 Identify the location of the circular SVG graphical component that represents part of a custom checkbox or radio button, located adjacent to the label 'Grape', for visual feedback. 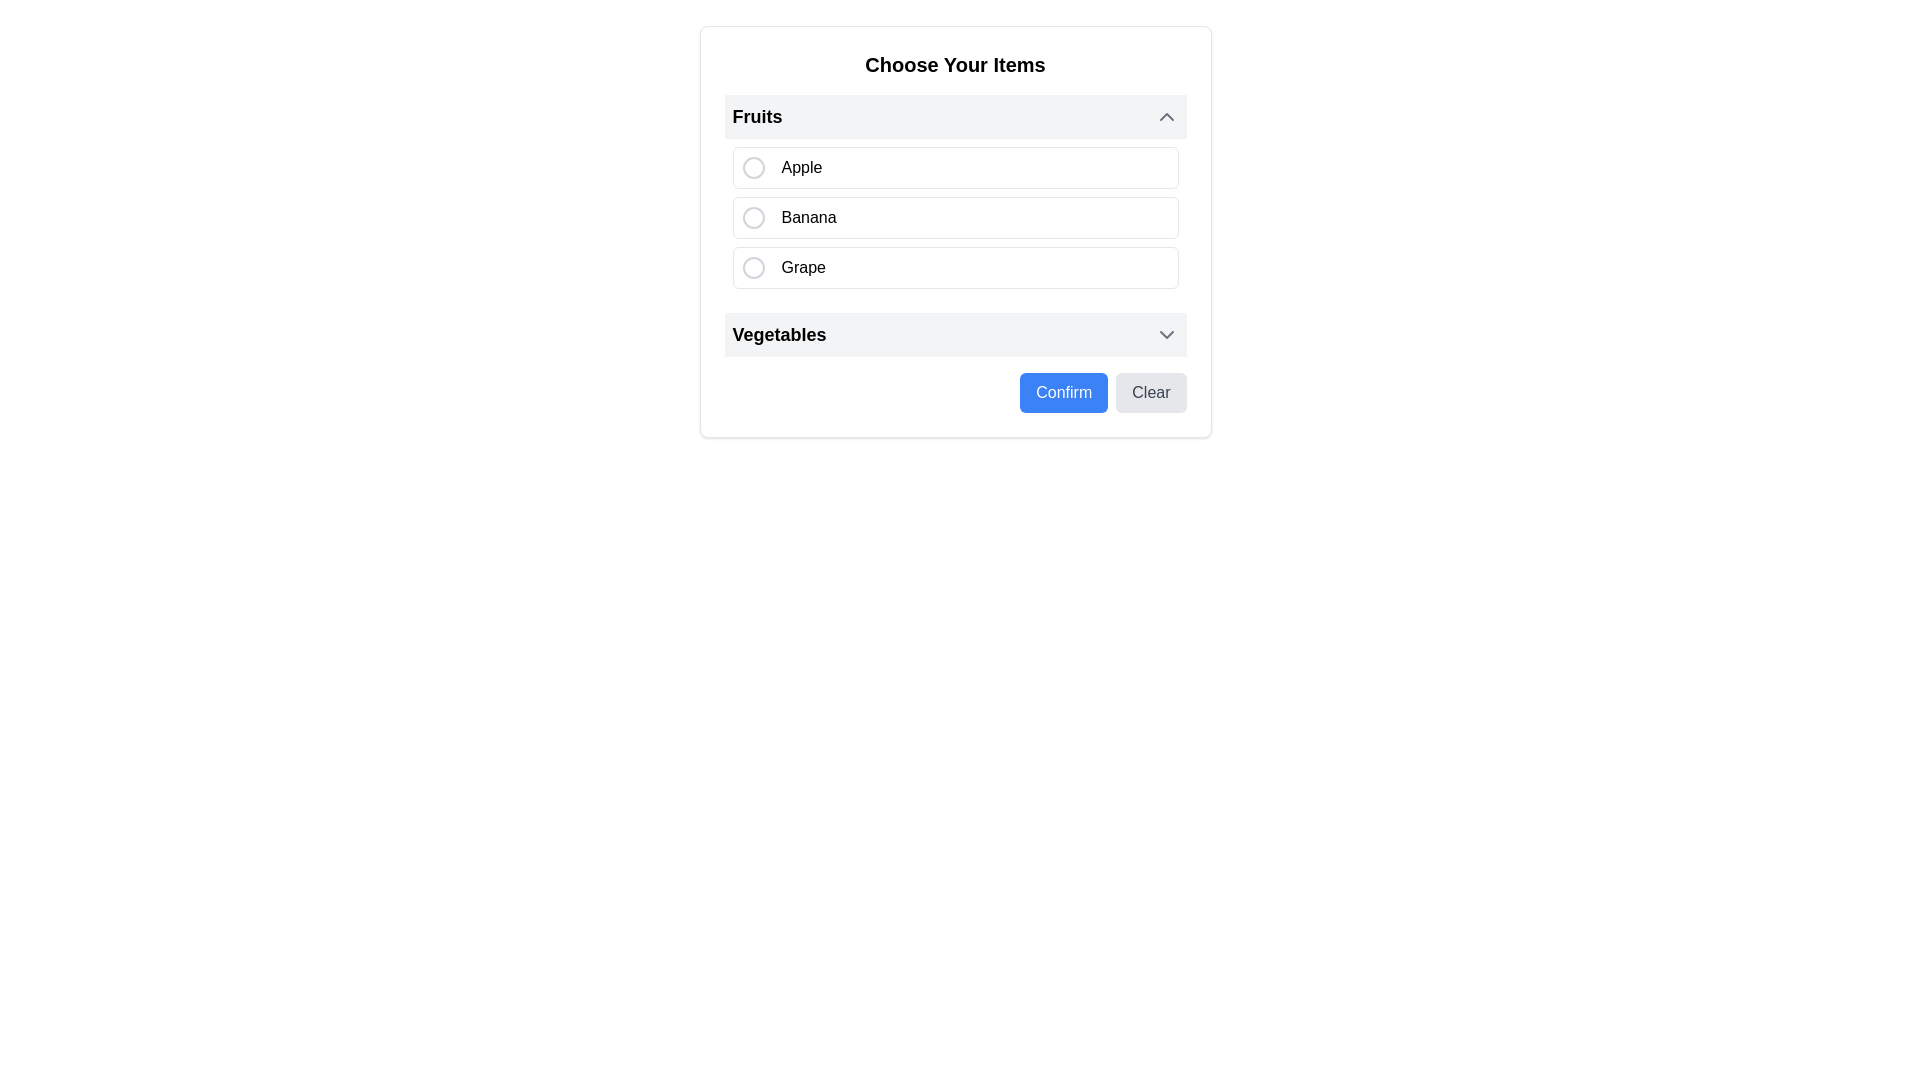
(752, 266).